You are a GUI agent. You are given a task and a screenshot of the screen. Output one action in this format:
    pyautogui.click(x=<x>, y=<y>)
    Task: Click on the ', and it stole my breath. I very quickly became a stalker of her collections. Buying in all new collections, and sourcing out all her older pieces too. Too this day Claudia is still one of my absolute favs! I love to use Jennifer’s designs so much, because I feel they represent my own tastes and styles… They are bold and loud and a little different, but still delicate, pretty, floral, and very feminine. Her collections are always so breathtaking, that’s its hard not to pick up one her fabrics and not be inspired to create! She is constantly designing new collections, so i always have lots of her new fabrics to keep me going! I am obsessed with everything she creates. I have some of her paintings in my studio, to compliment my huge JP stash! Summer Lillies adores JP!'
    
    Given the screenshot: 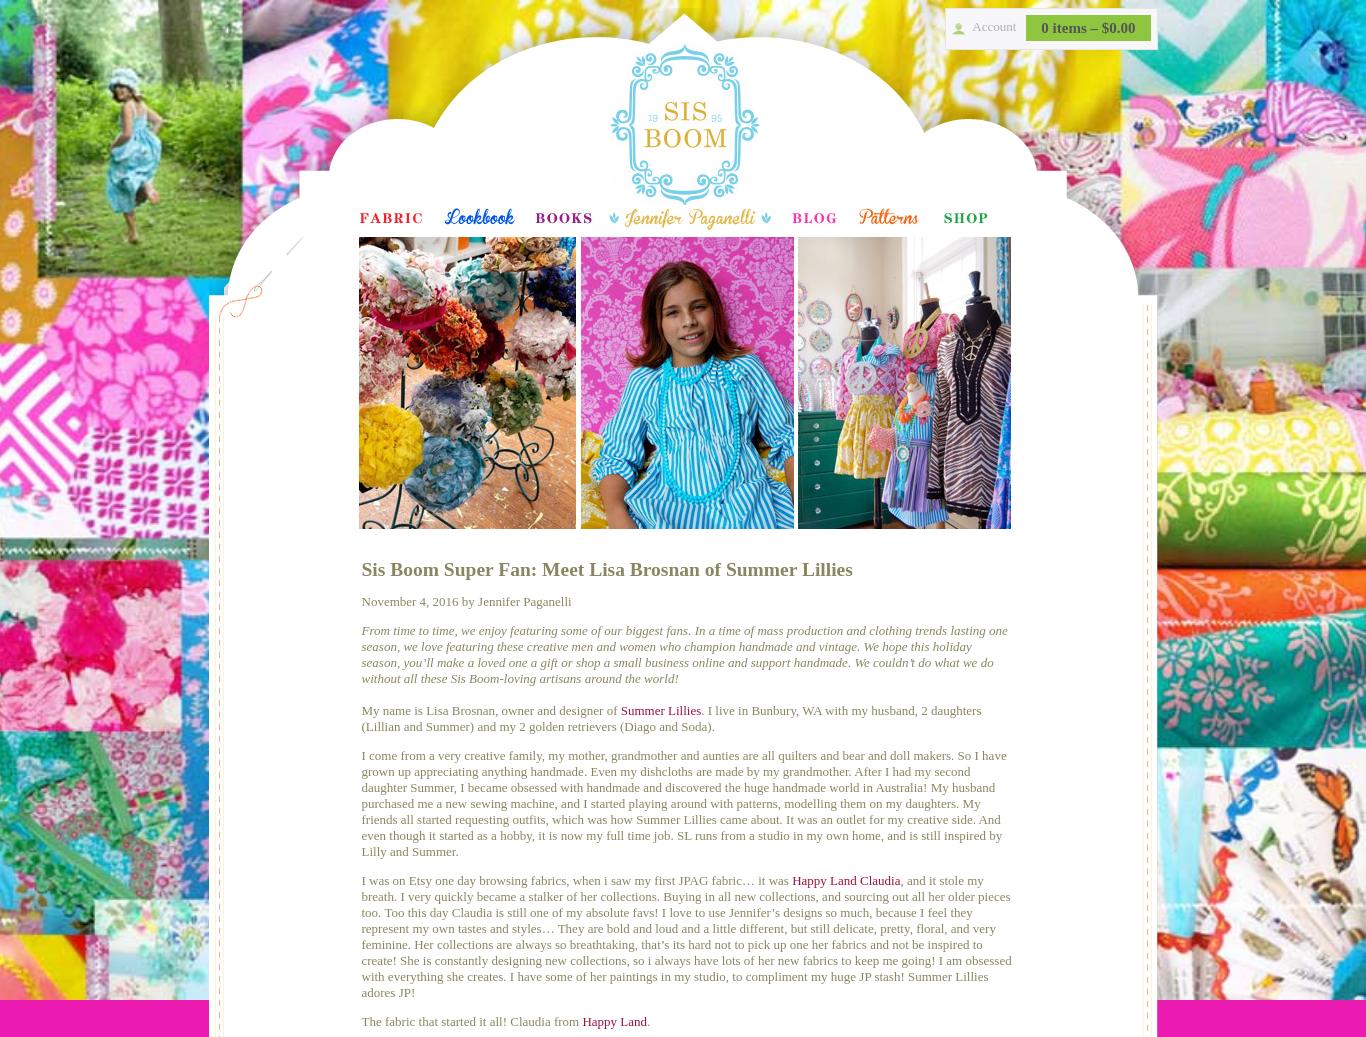 What is the action you would take?
    pyautogui.click(x=686, y=936)
    